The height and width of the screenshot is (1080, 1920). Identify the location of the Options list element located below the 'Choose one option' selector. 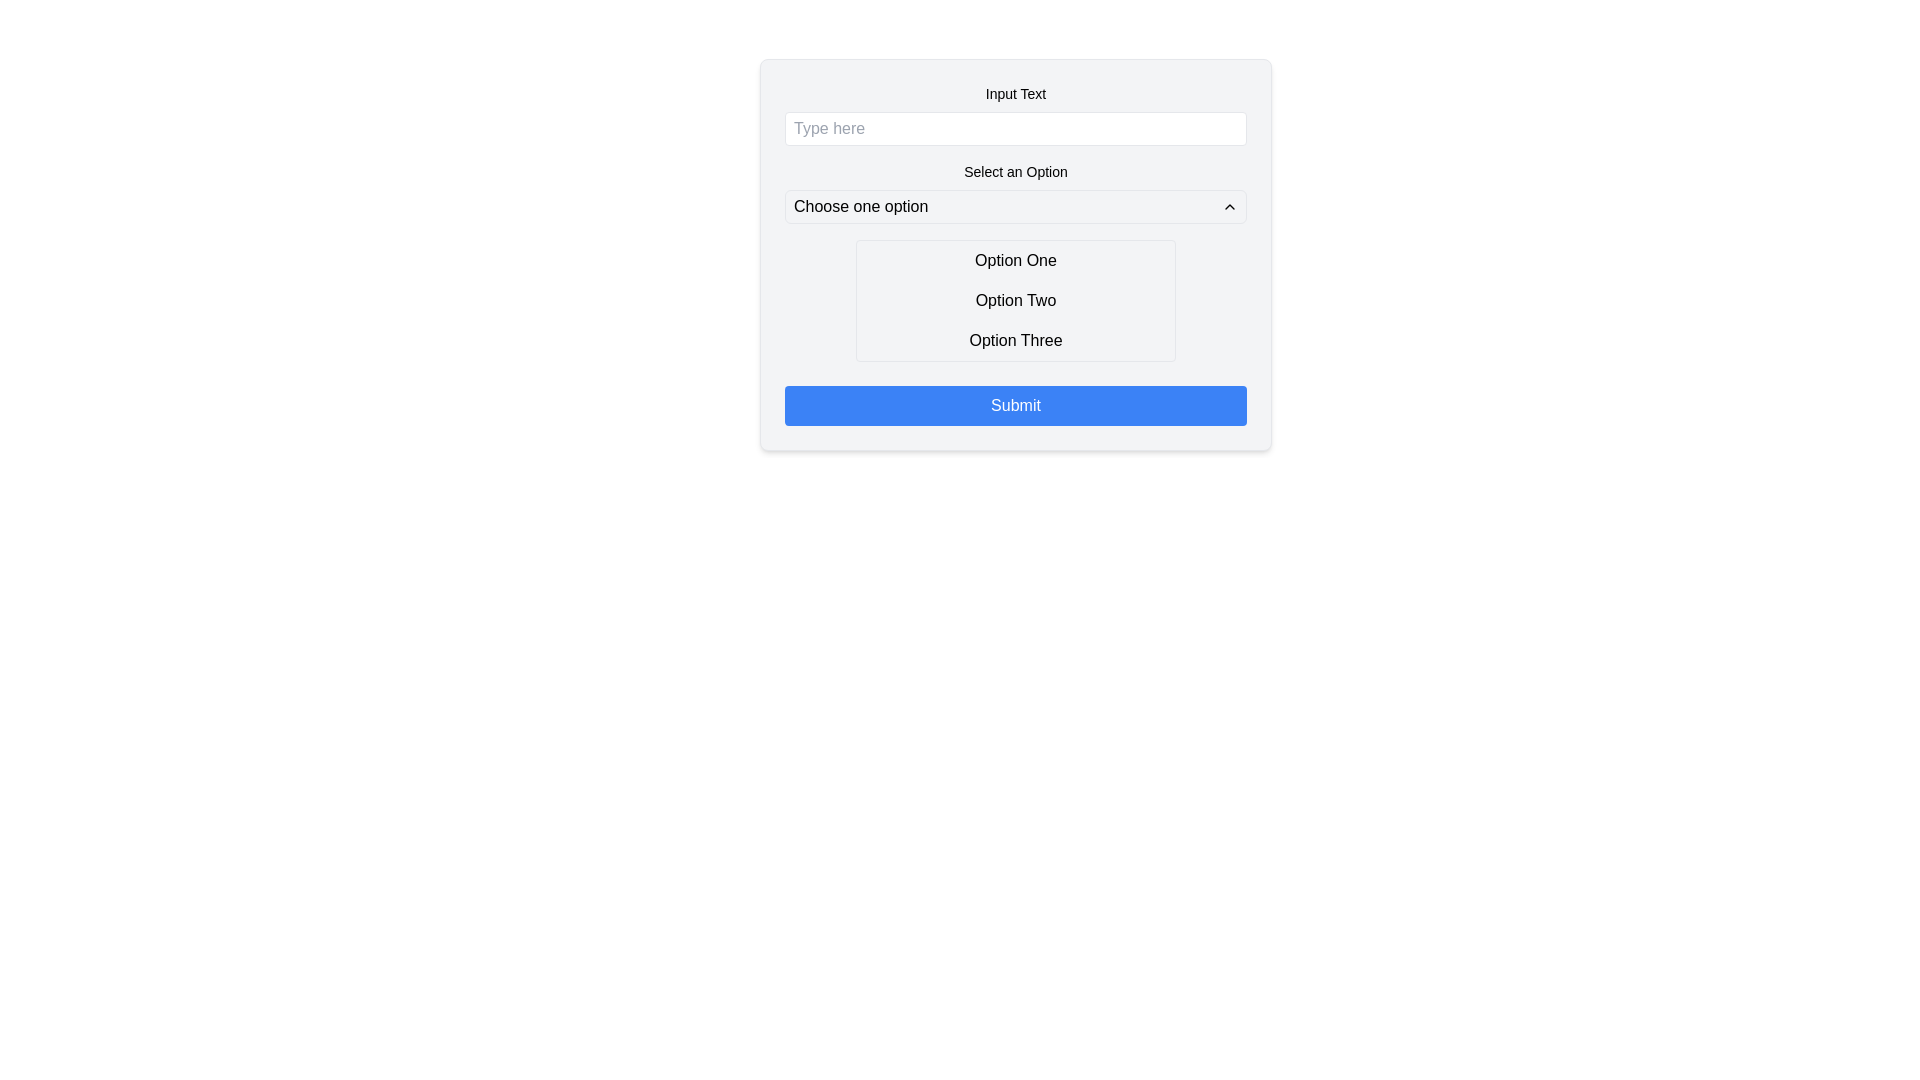
(1016, 300).